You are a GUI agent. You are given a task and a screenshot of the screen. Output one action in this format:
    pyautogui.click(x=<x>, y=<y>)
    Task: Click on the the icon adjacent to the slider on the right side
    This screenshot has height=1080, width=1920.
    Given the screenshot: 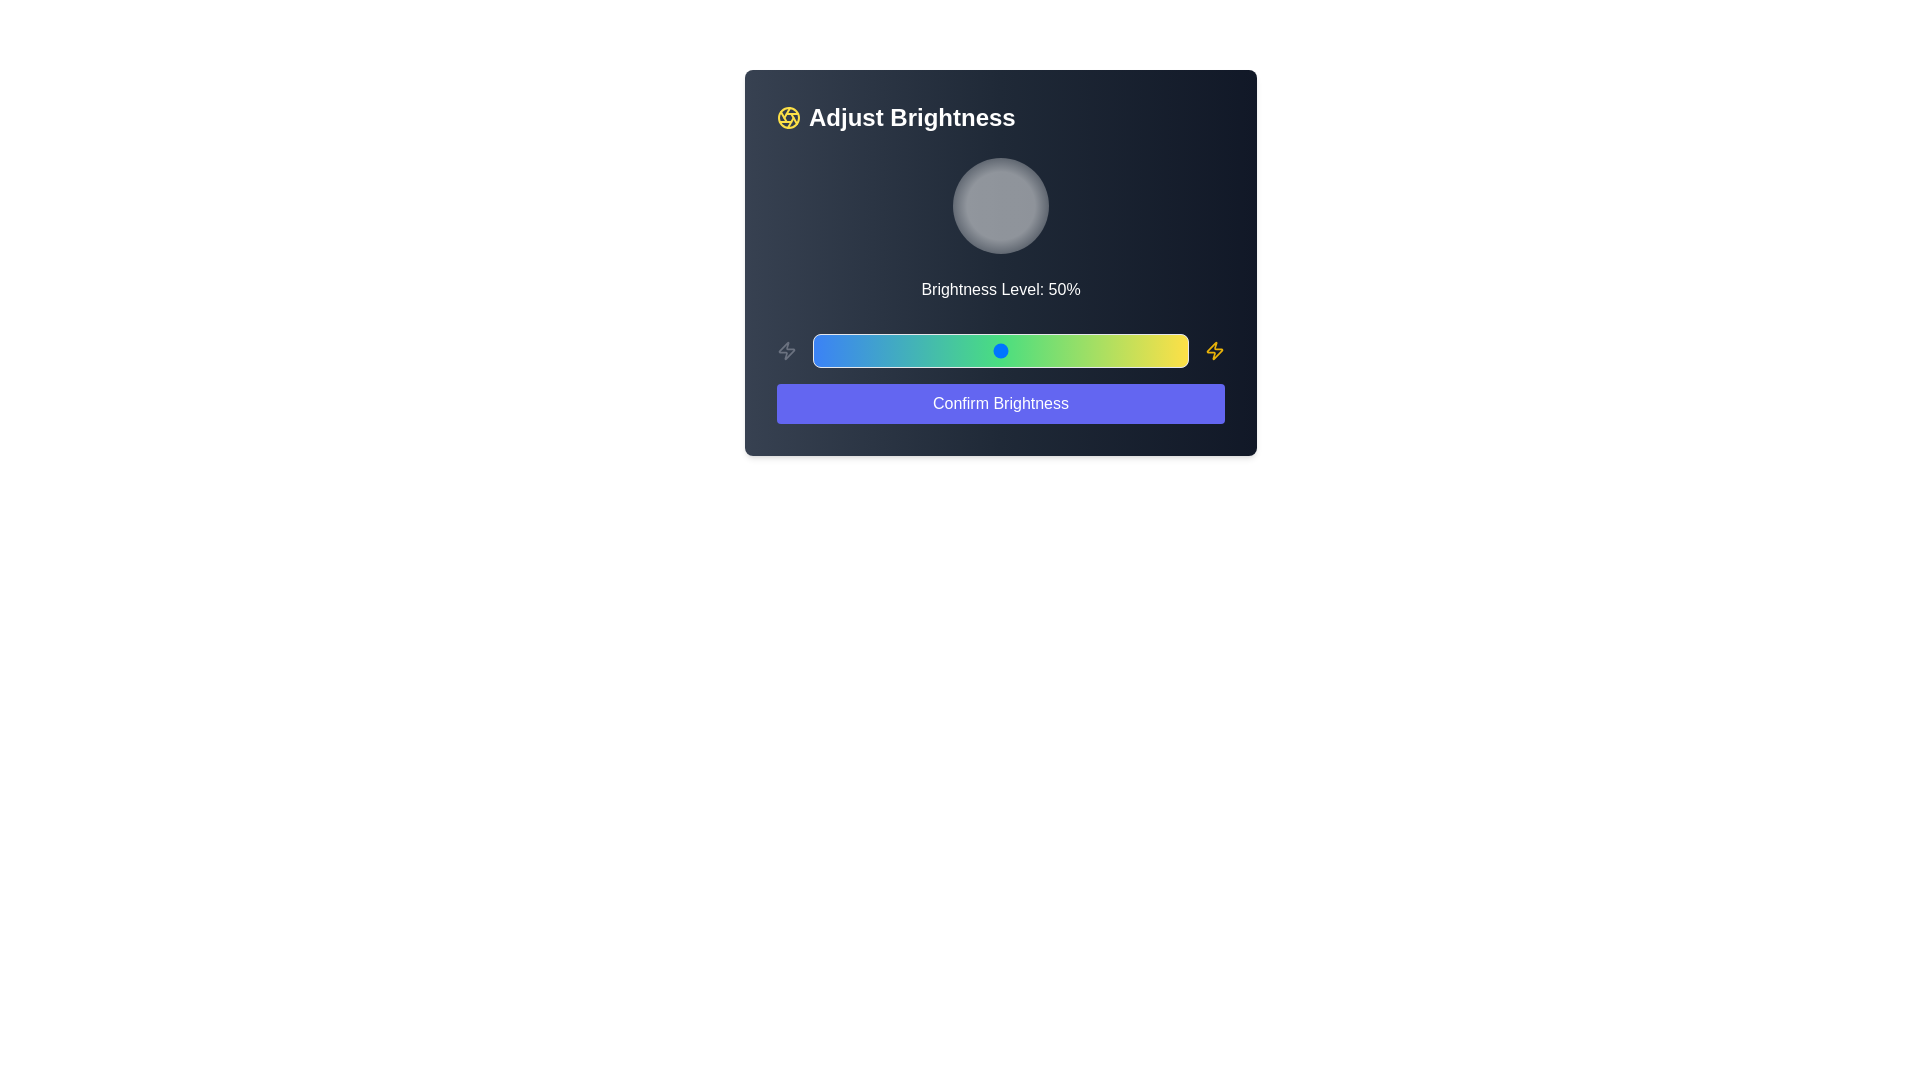 What is the action you would take?
    pyautogui.click(x=1213, y=350)
    